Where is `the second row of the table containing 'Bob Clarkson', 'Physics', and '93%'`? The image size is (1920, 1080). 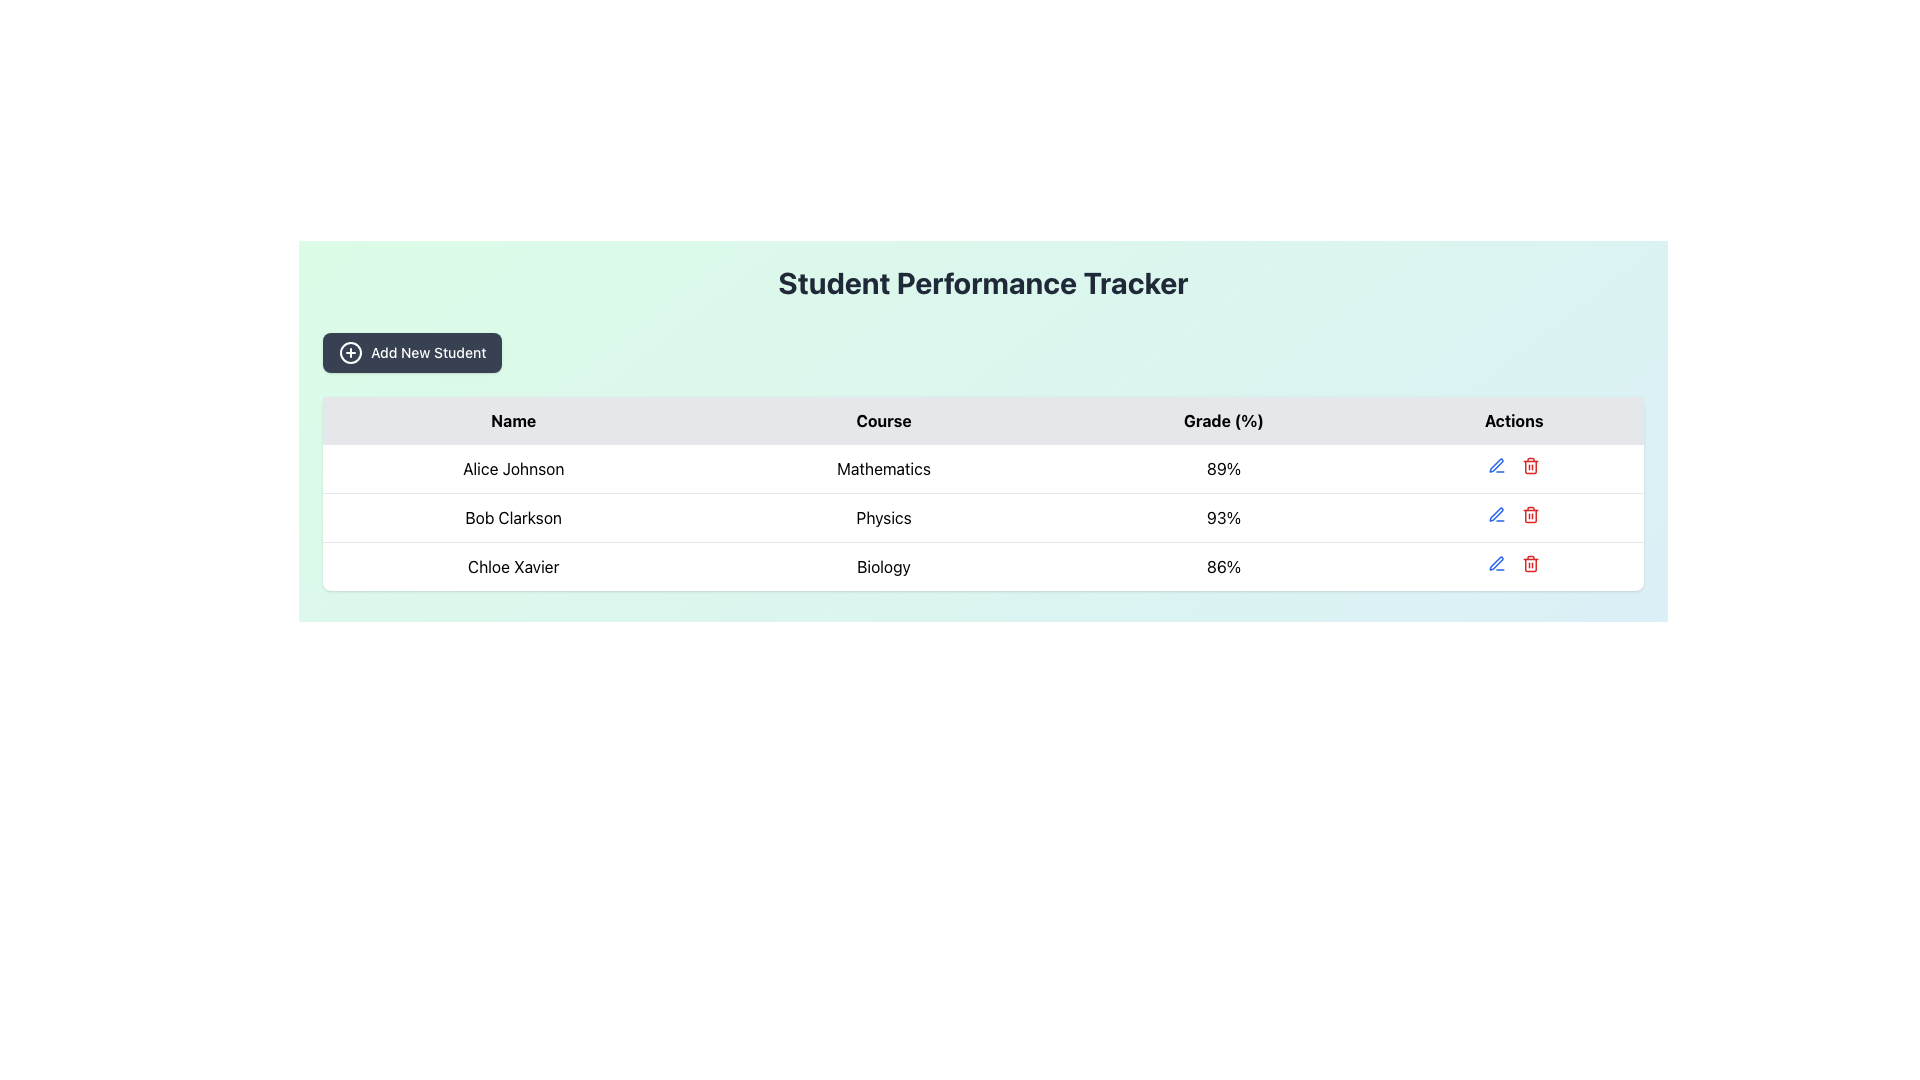
the second row of the table containing 'Bob Clarkson', 'Physics', and '93%' is located at coordinates (983, 516).